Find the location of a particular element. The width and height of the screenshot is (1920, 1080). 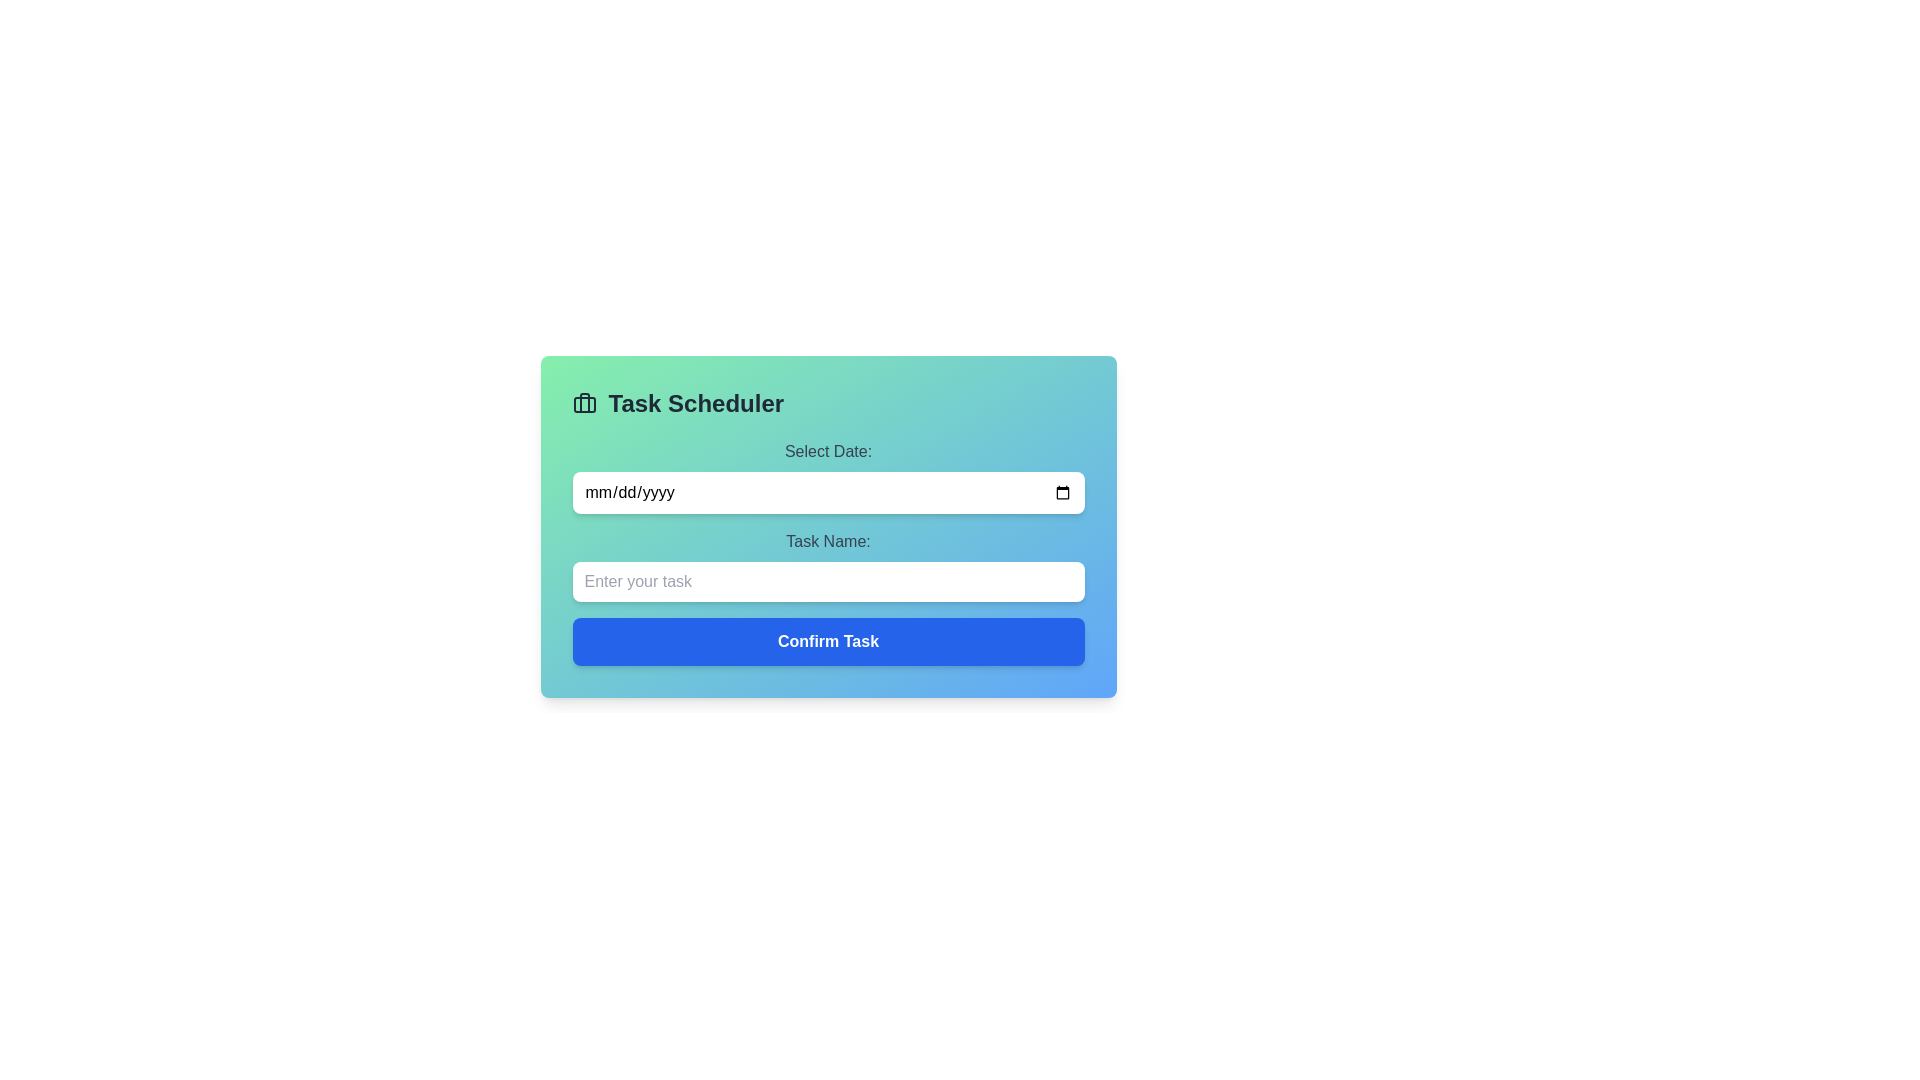

the task management icon located to the far left of the 'Task Scheduler' title heading is located at coordinates (583, 404).